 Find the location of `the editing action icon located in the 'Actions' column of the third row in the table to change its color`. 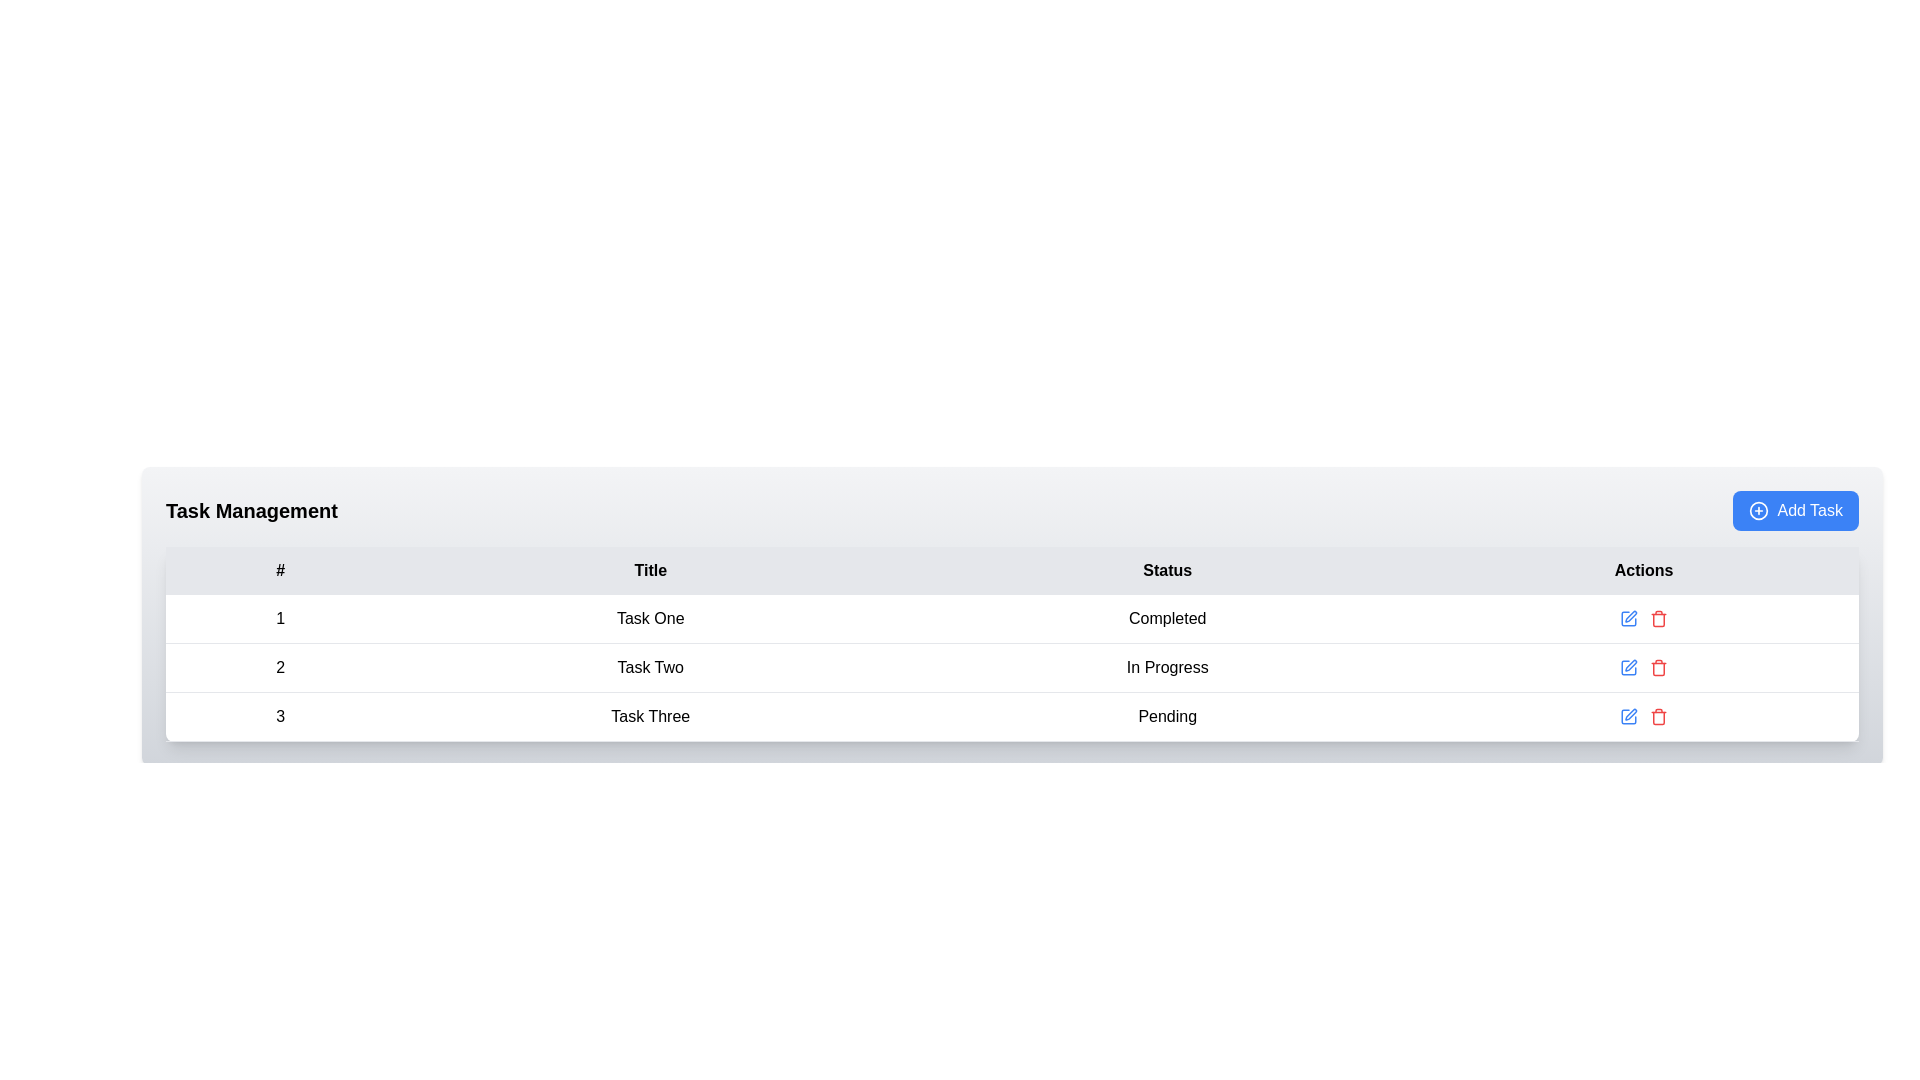

the editing action icon located in the 'Actions' column of the third row in the table to change its color is located at coordinates (1631, 713).